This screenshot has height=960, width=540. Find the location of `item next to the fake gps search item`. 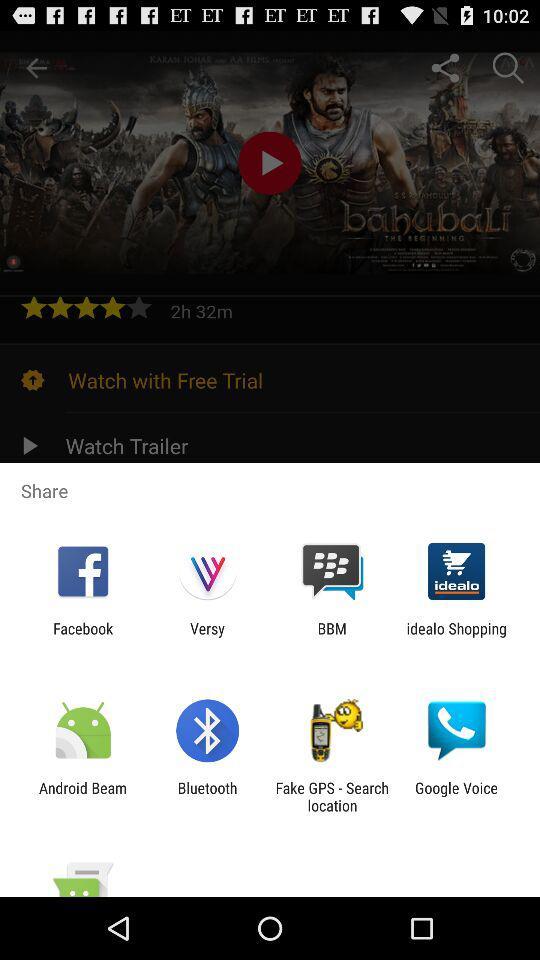

item next to the fake gps search item is located at coordinates (206, 796).